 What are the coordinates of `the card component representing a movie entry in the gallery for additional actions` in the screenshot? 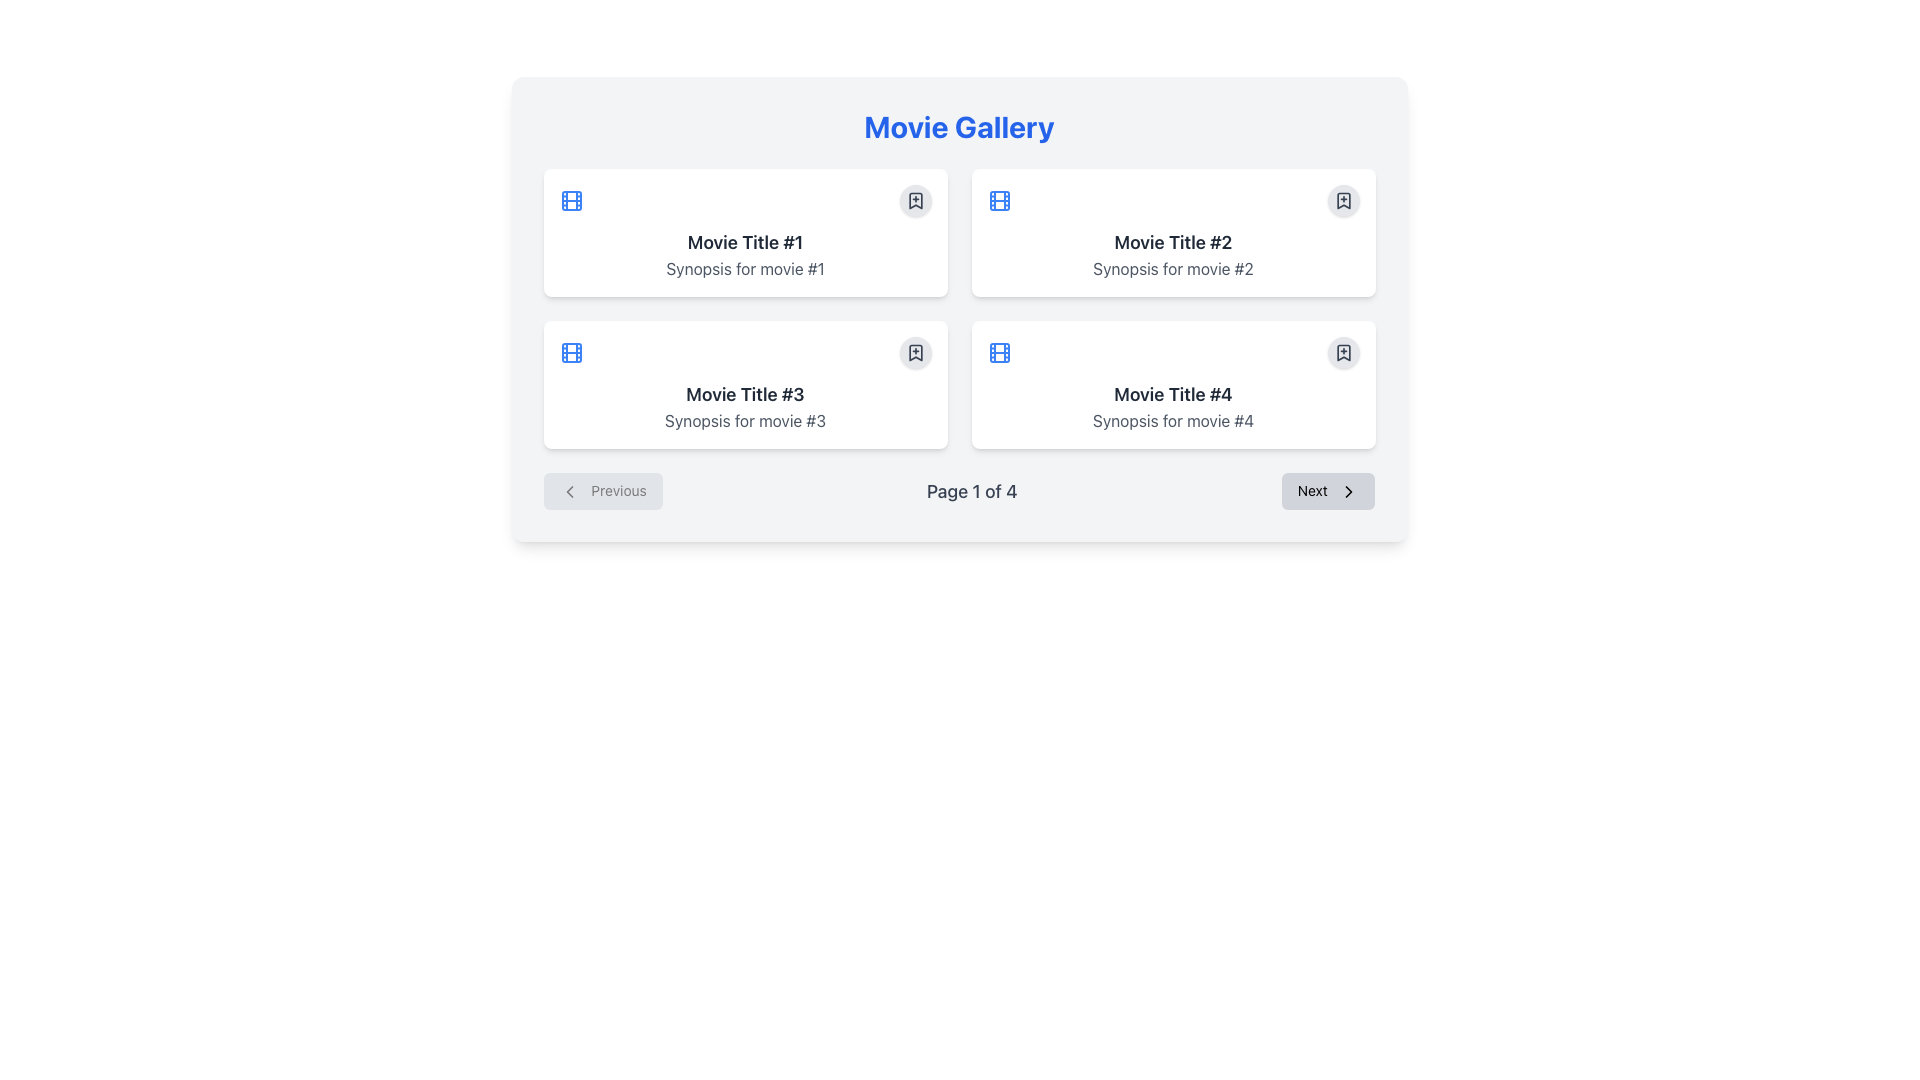 It's located at (744, 385).